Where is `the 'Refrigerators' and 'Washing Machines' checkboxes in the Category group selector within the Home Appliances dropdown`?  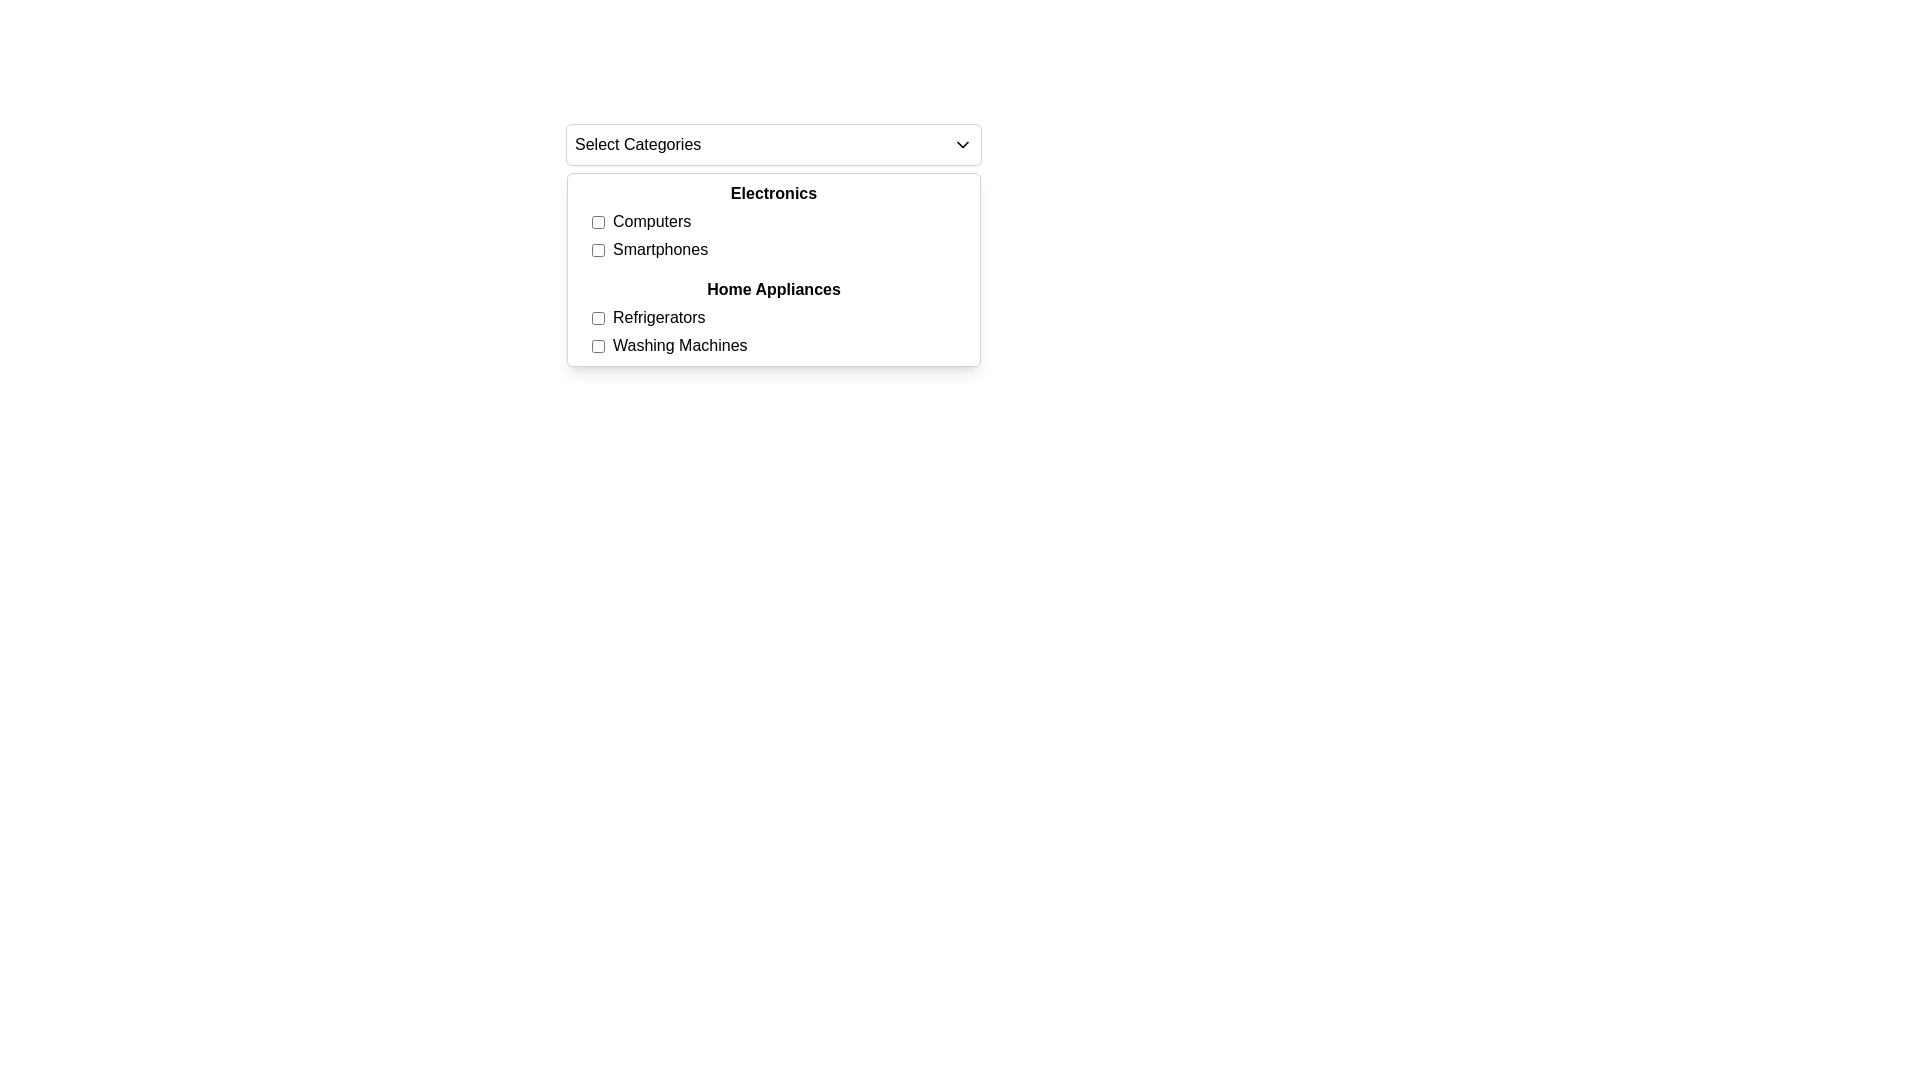 the 'Refrigerators' and 'Washing Machines' checkboxes in the Category group selector within the Home Appliances dropdown is located at coordinates (772, 316).